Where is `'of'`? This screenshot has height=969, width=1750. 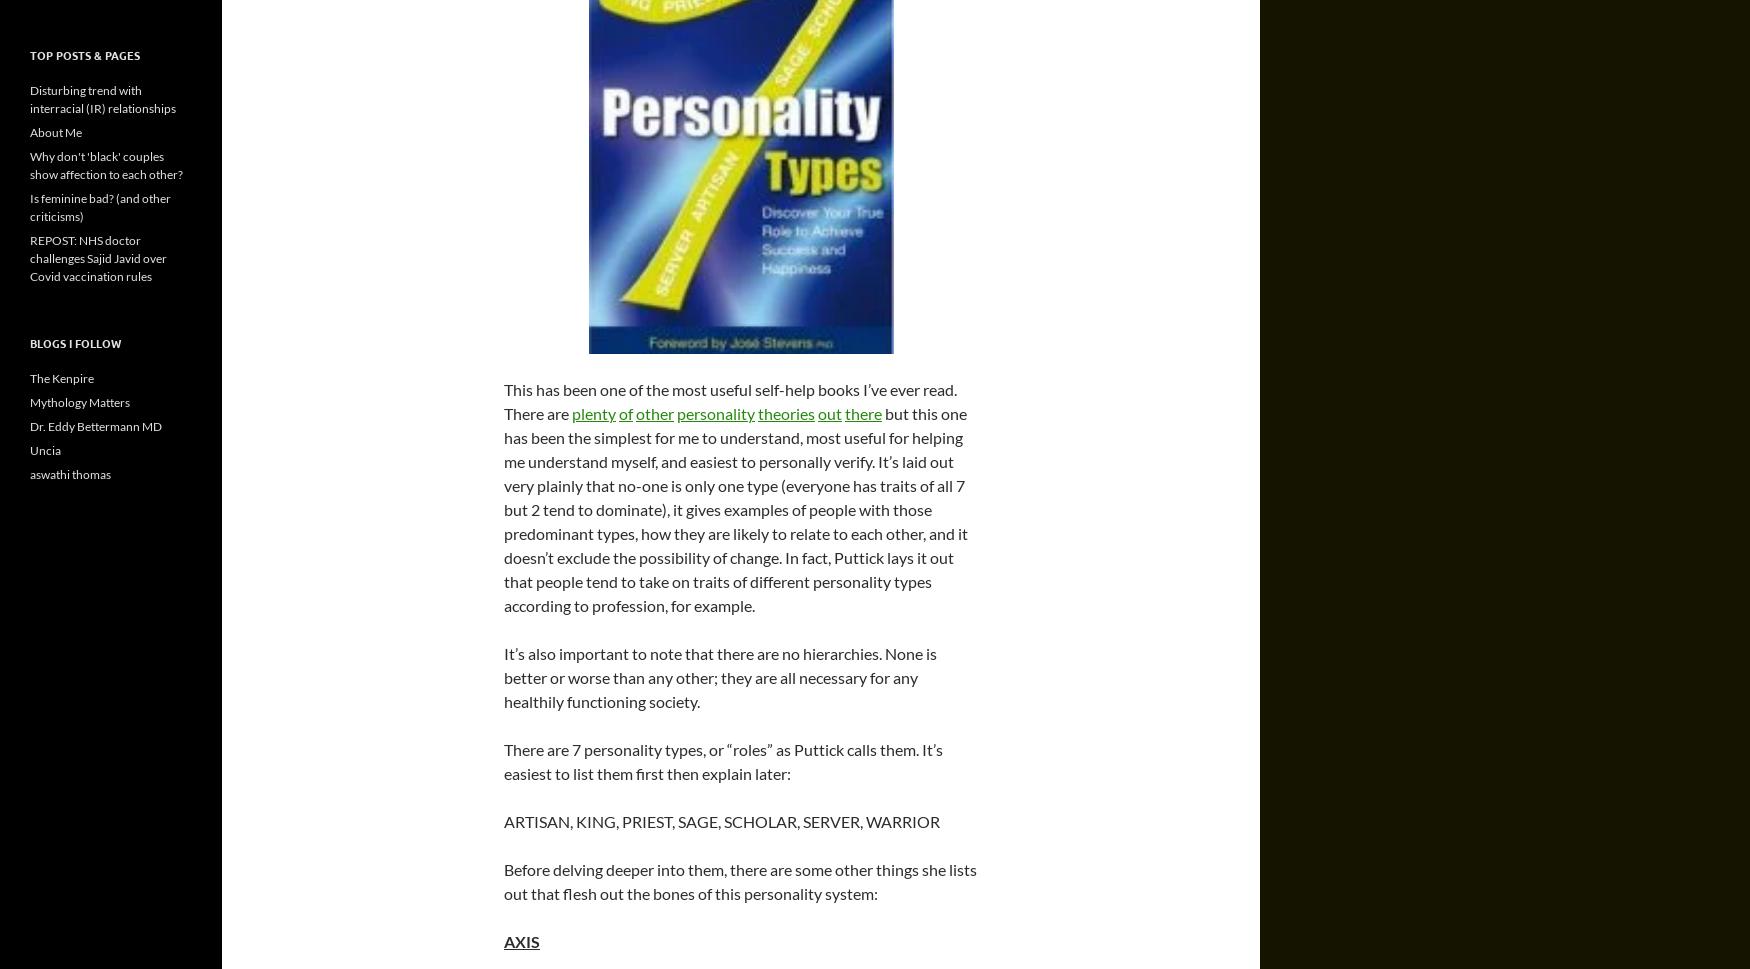 'of' is located at coordinates (625, 412).